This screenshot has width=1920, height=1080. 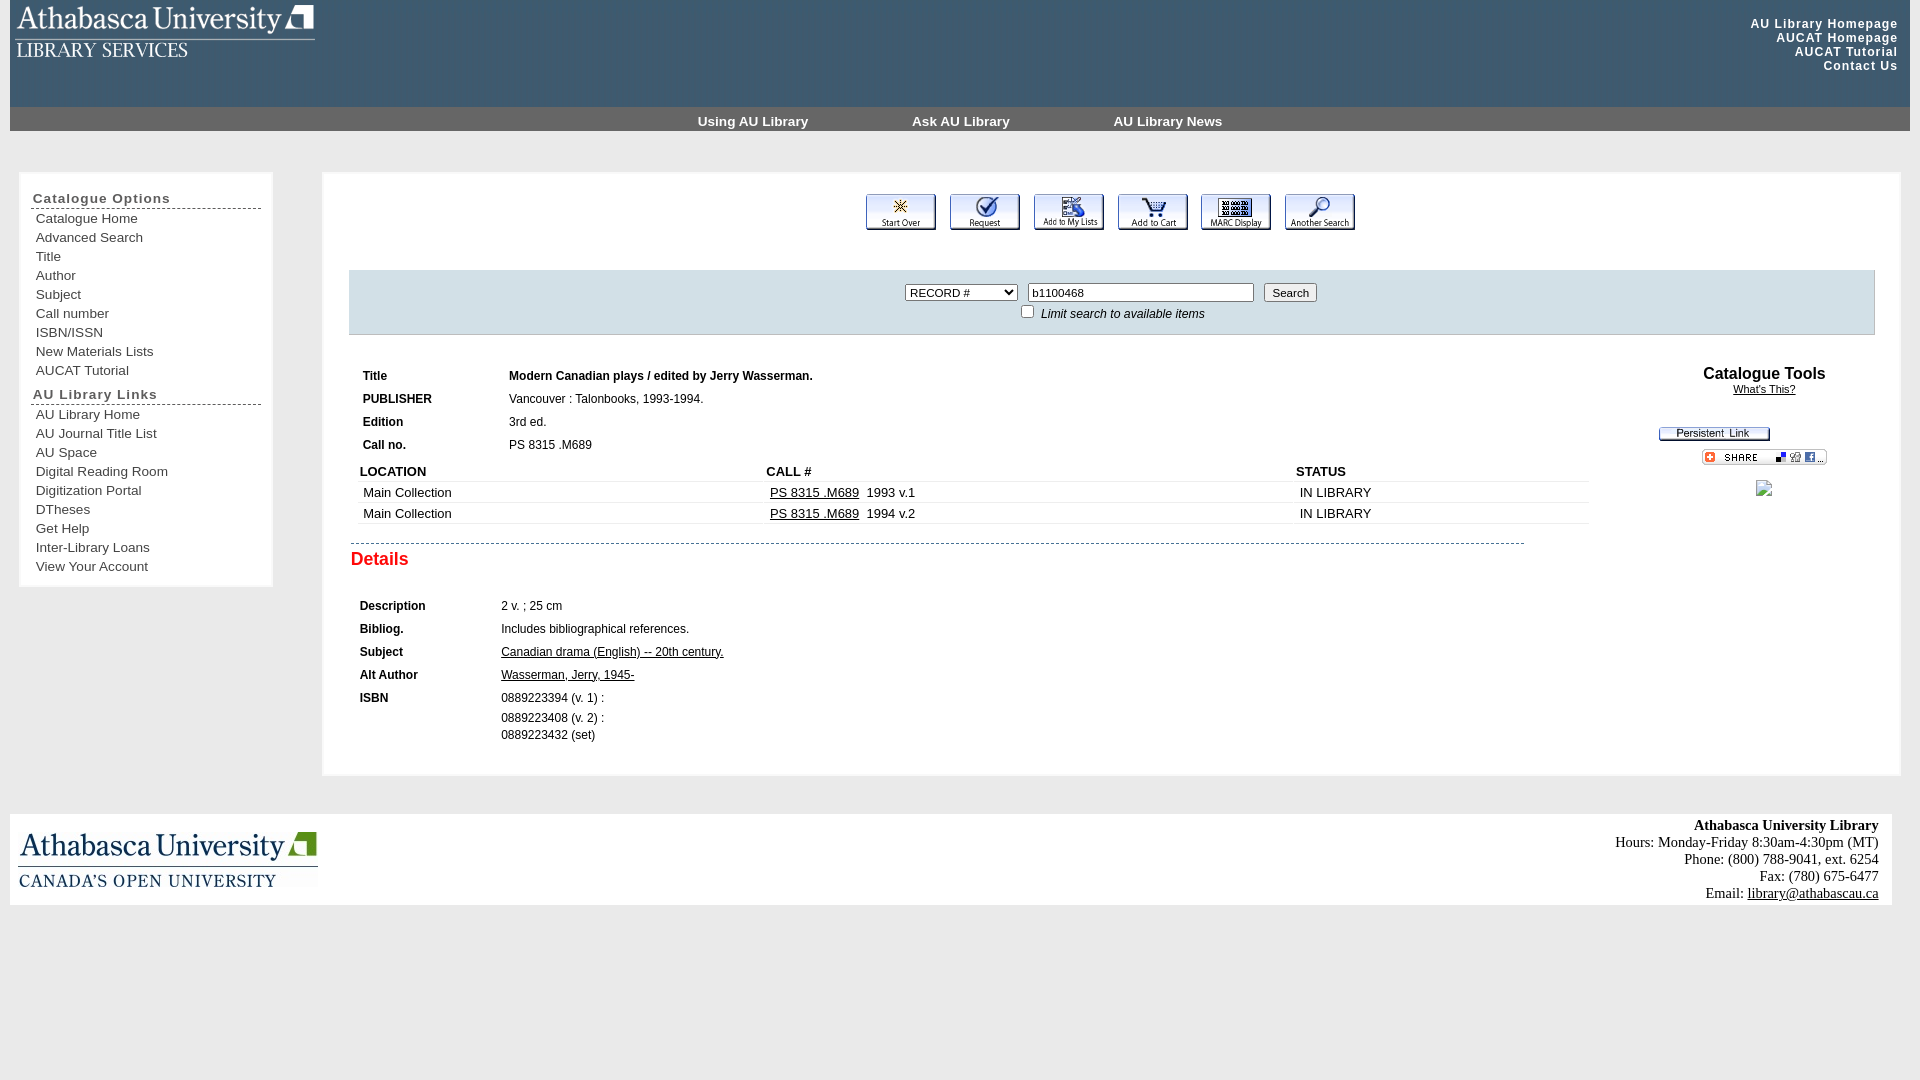 I want to click on 'Using AU Library', so click(x=753, y=121).